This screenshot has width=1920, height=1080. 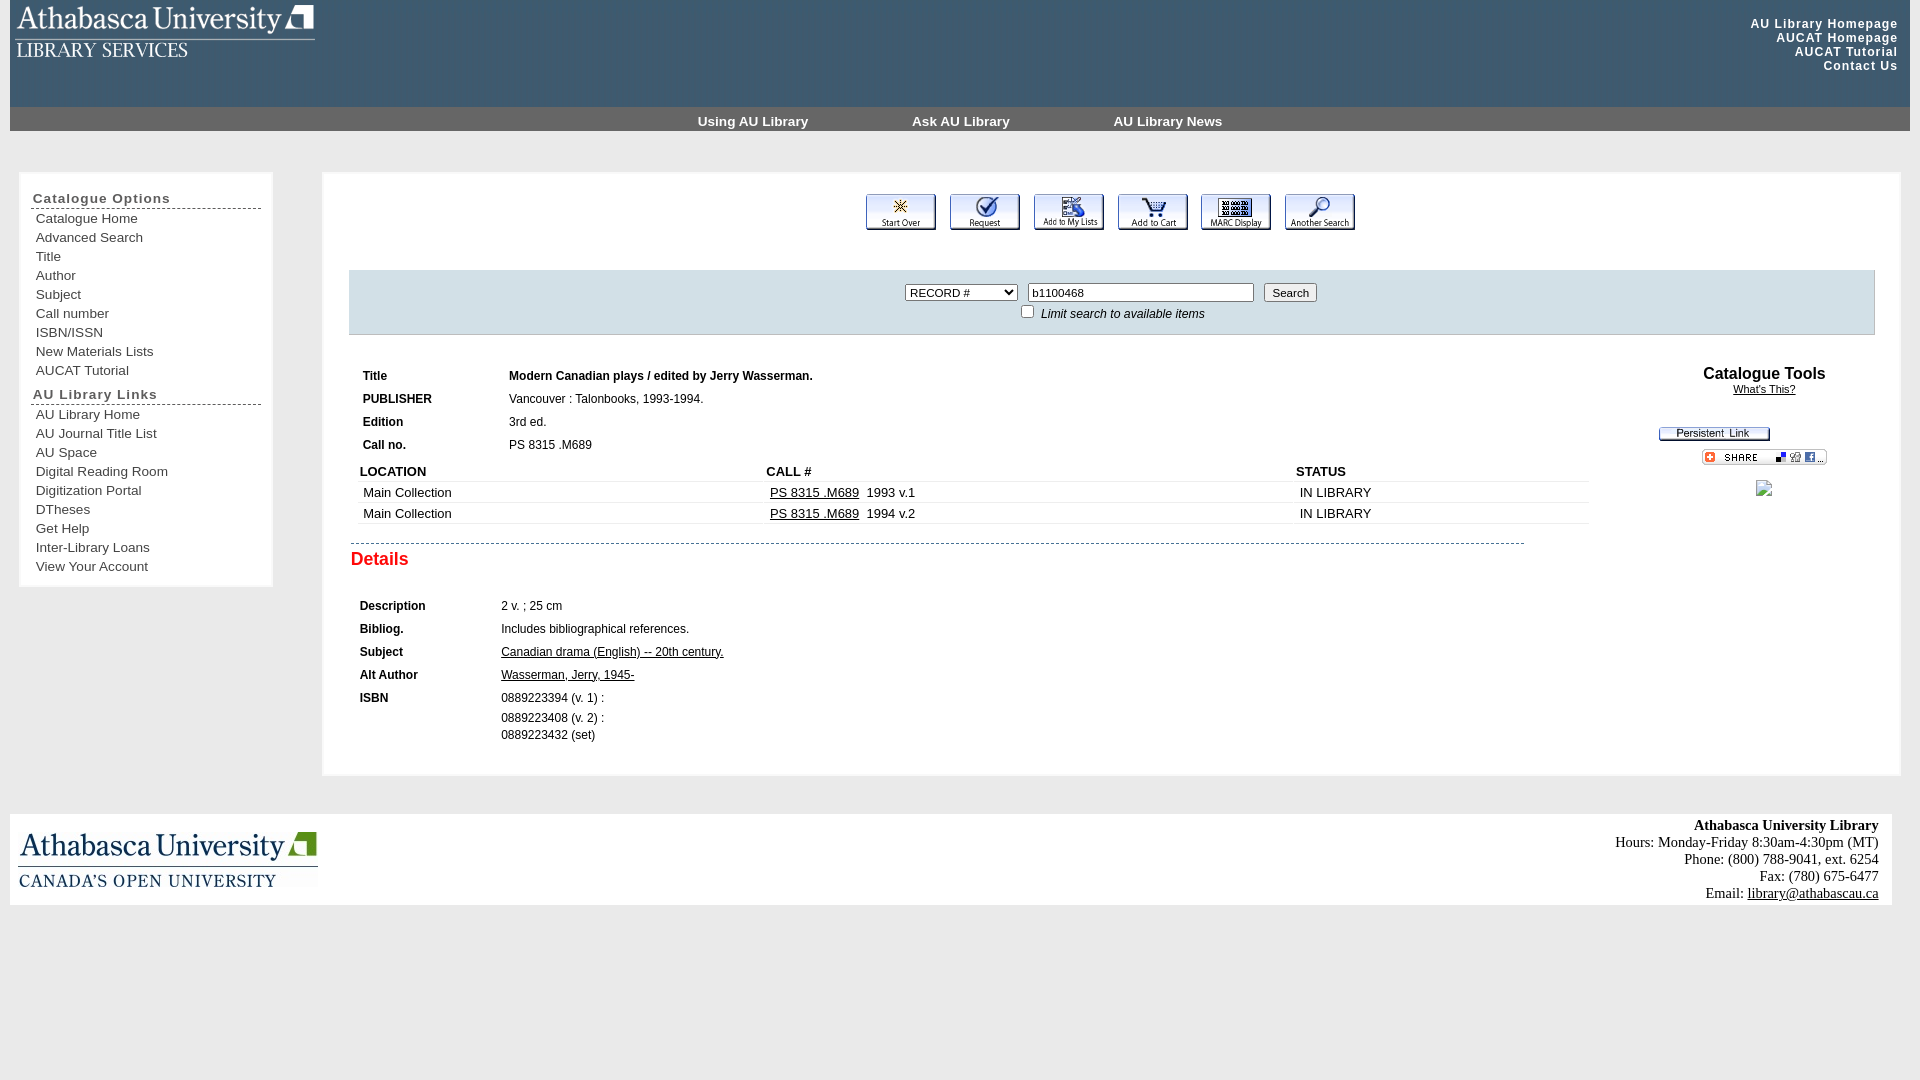 I want to click on 'Using AU Library', so click(x=753, y=121).